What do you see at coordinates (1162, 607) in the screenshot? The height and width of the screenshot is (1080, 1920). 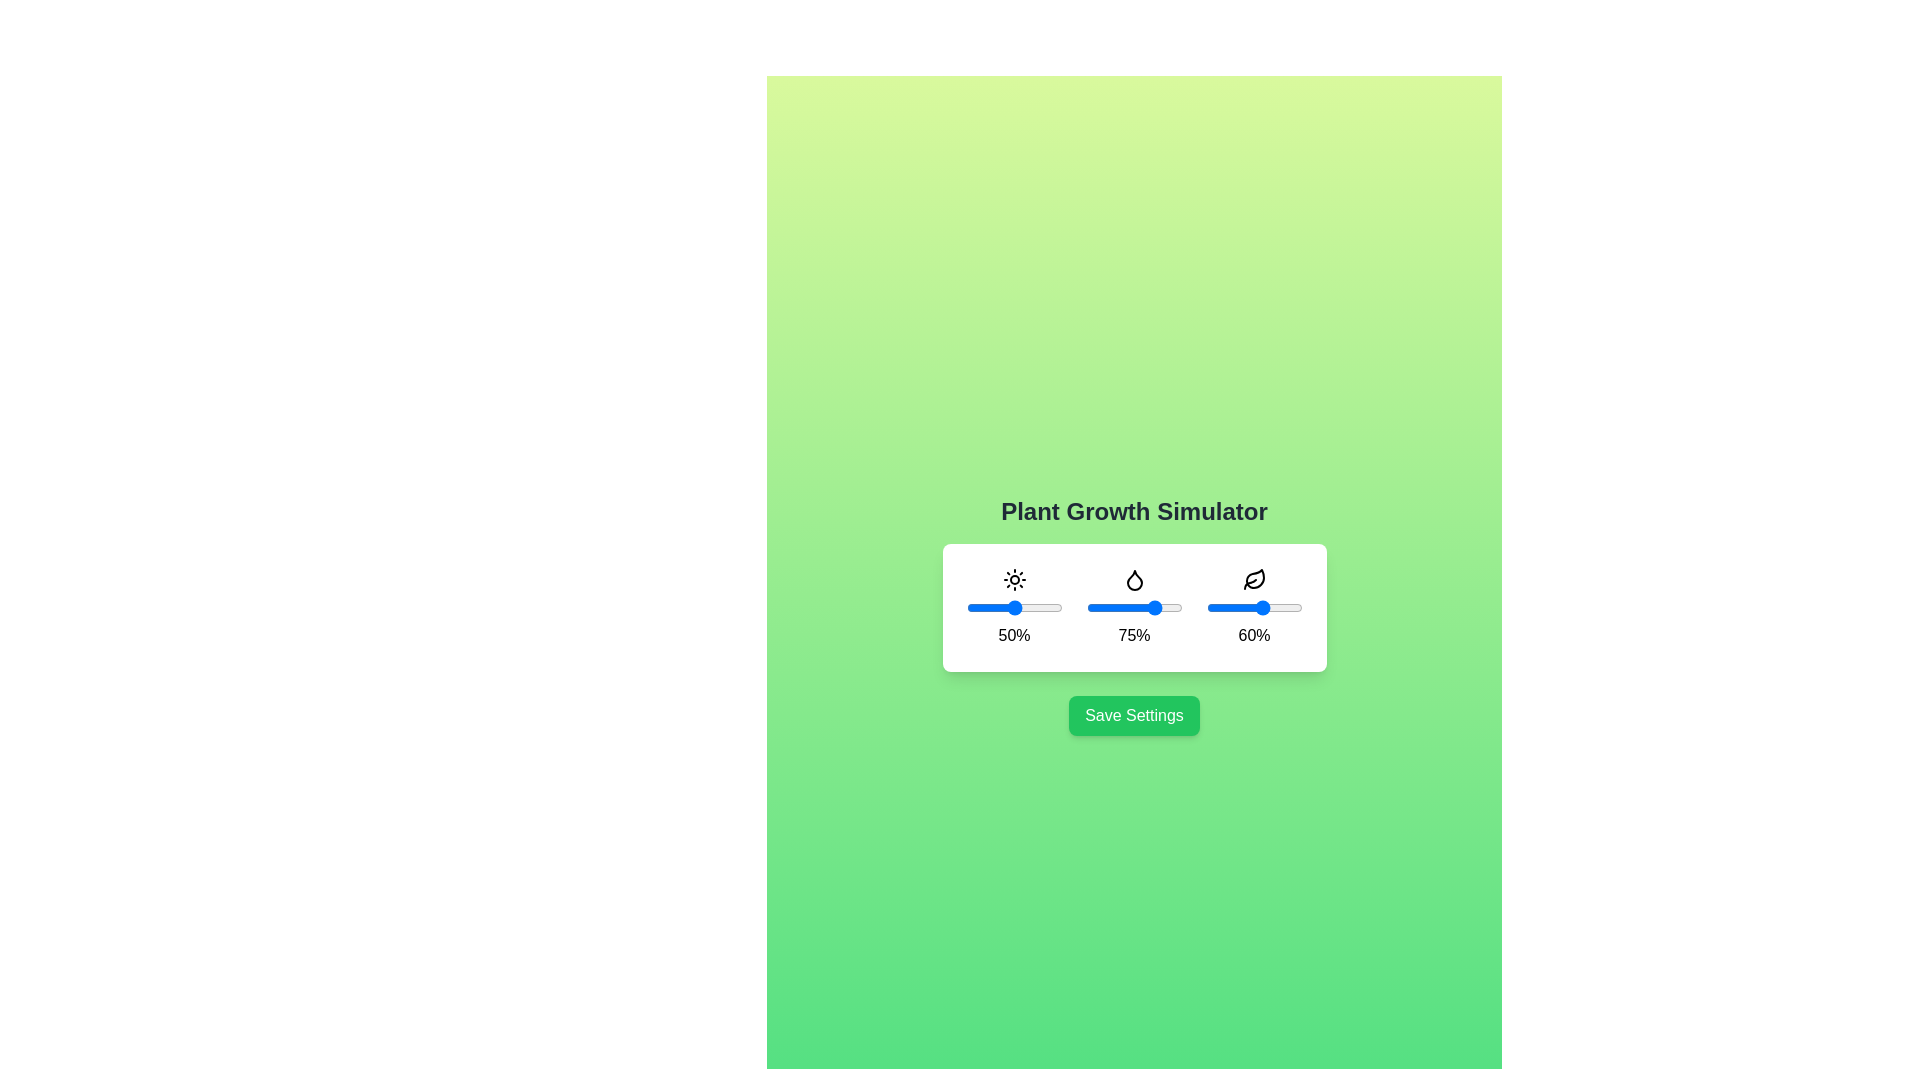 I see `the water slider to 79%` at bounding box center [1162, 607].